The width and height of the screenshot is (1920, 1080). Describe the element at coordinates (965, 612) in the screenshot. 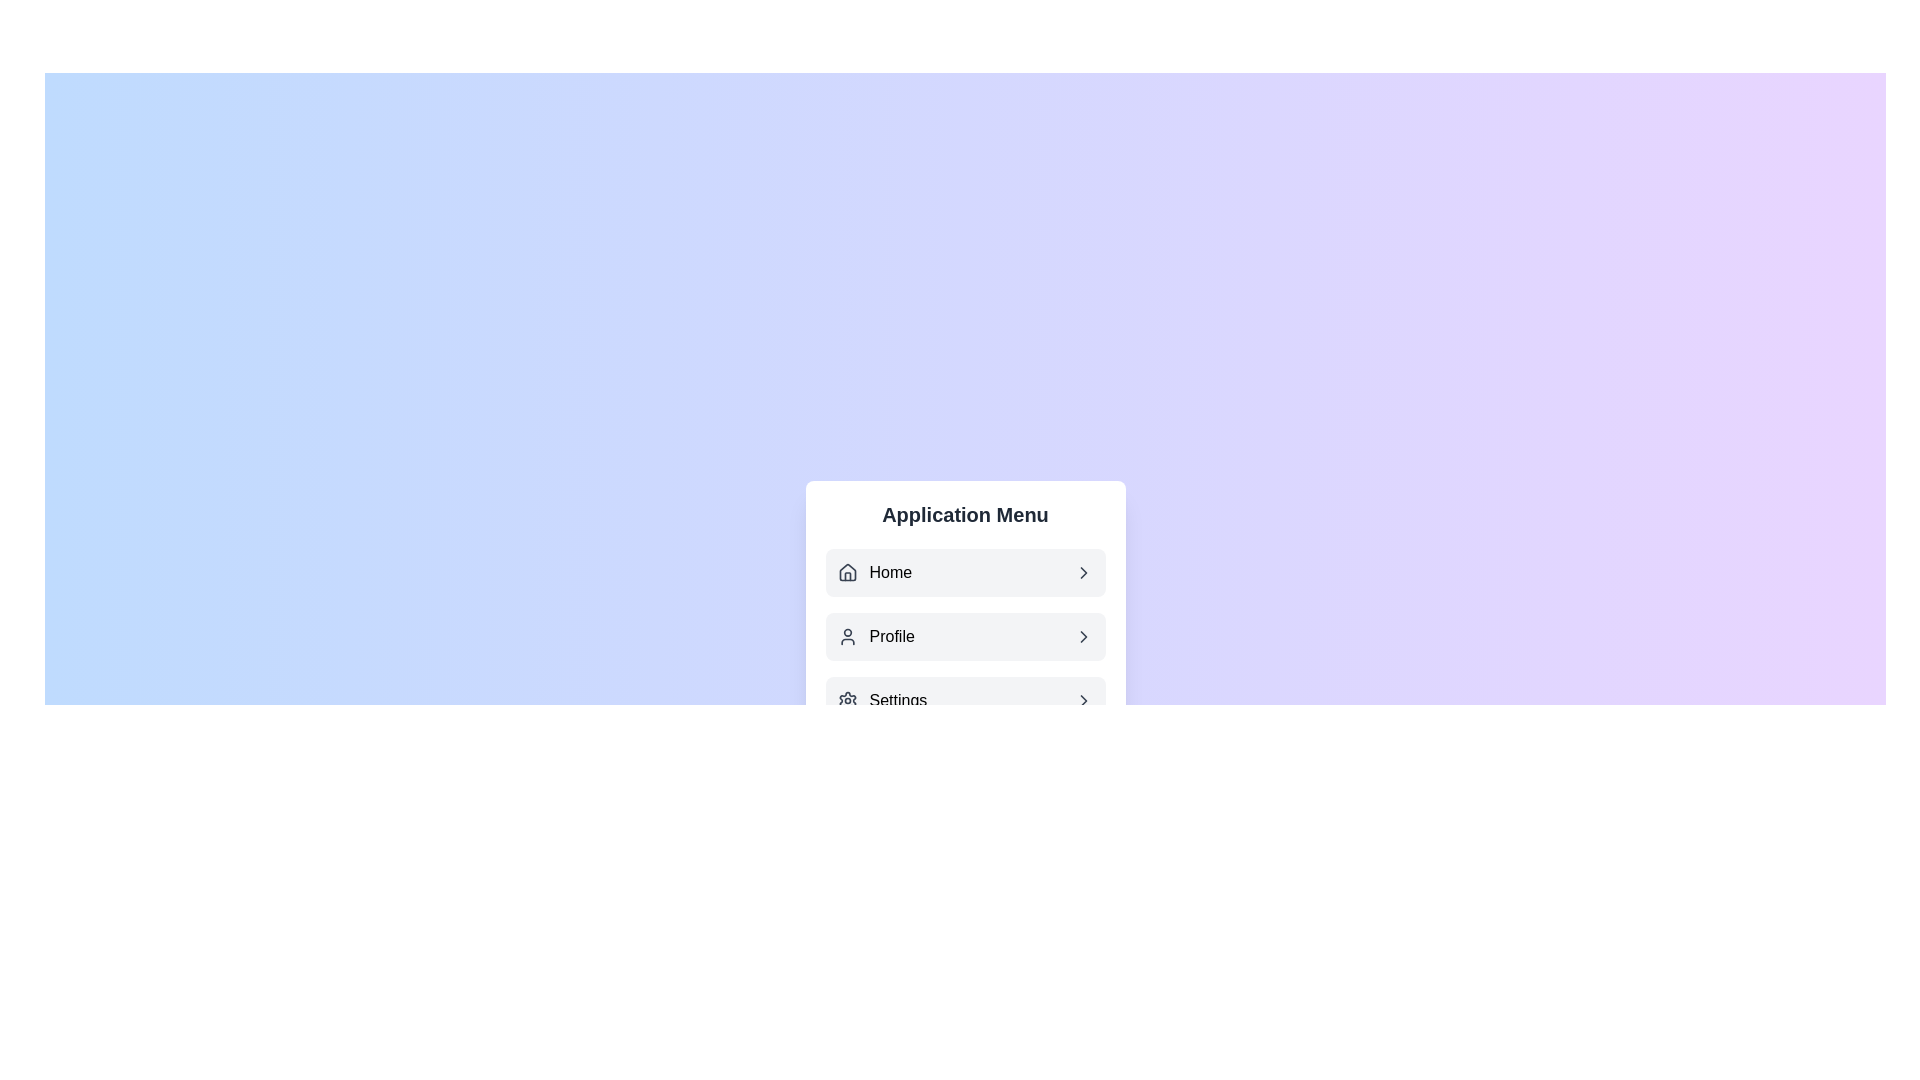

I see `the 'Profile' menu item in the Application Menu` at that location.